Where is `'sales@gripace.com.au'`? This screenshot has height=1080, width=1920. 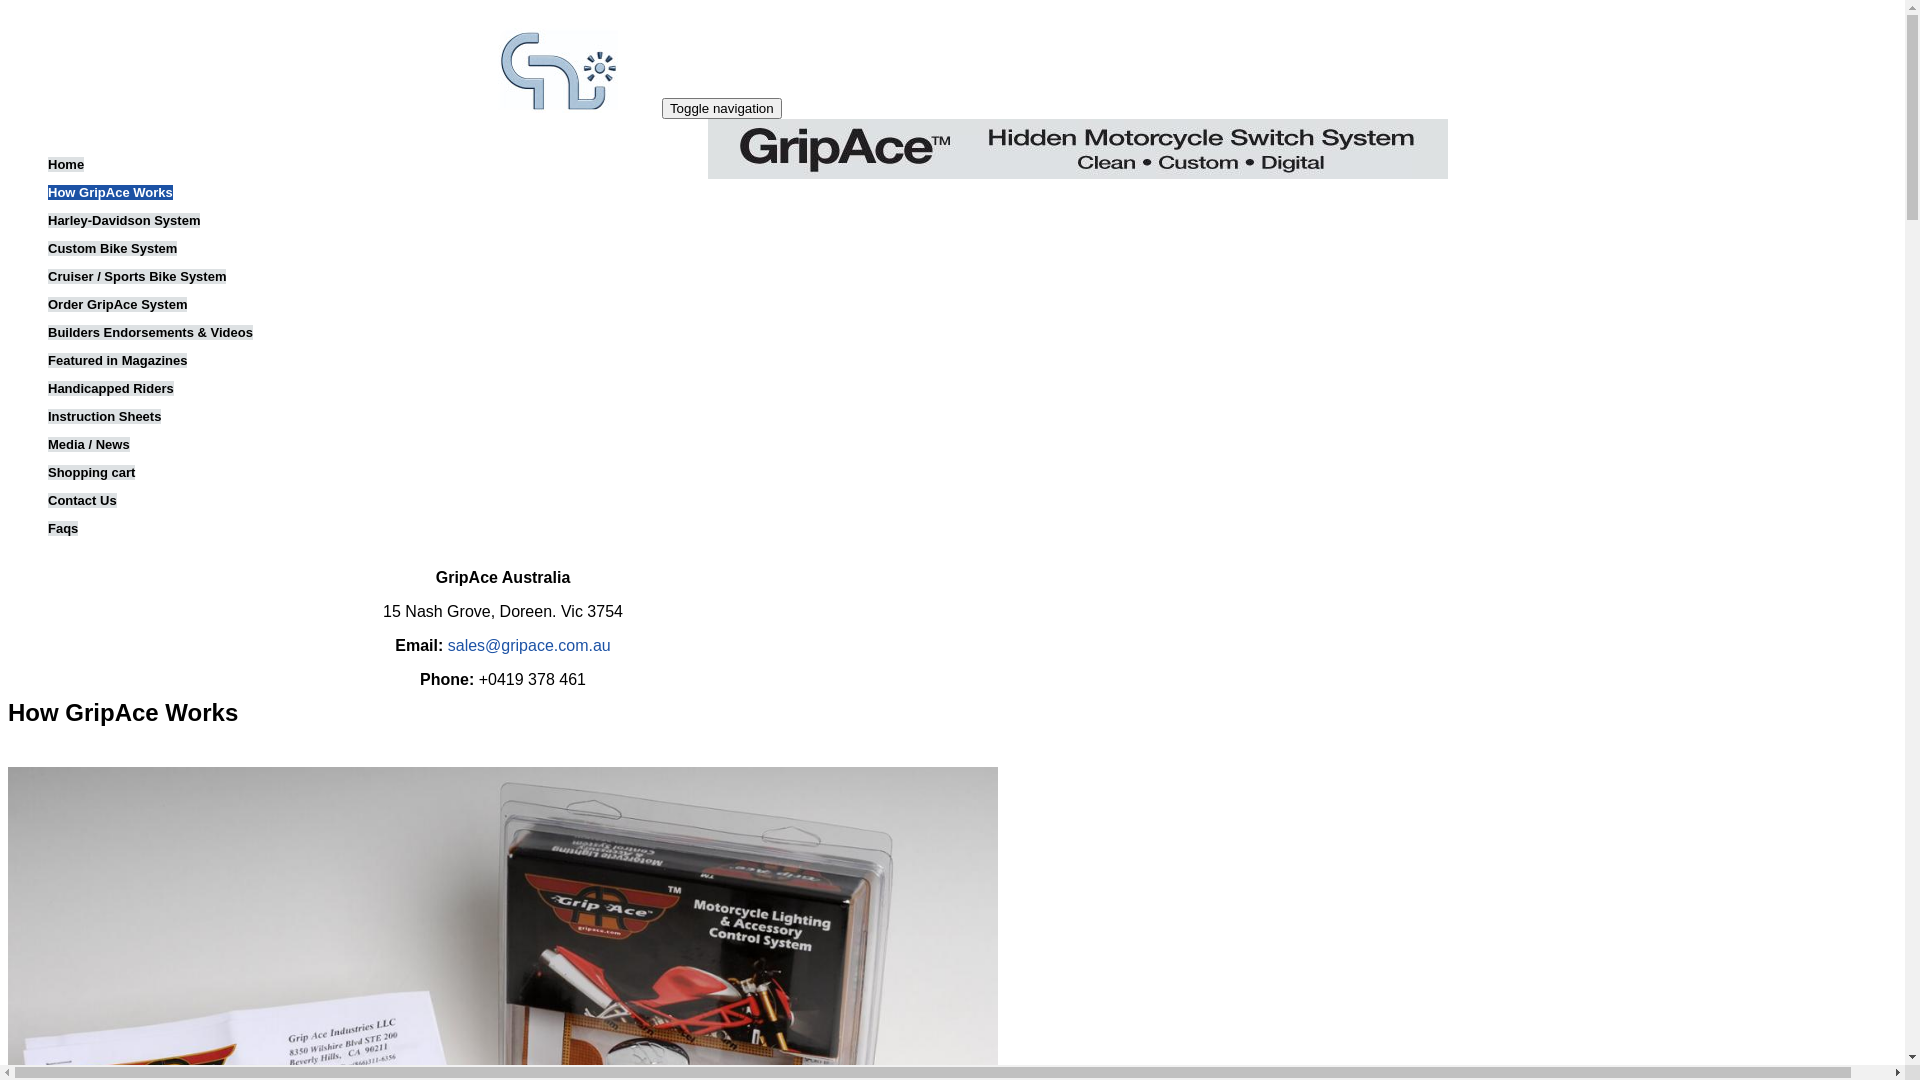 'sales@gripace.com.au' is located at coordinates (529, 645).